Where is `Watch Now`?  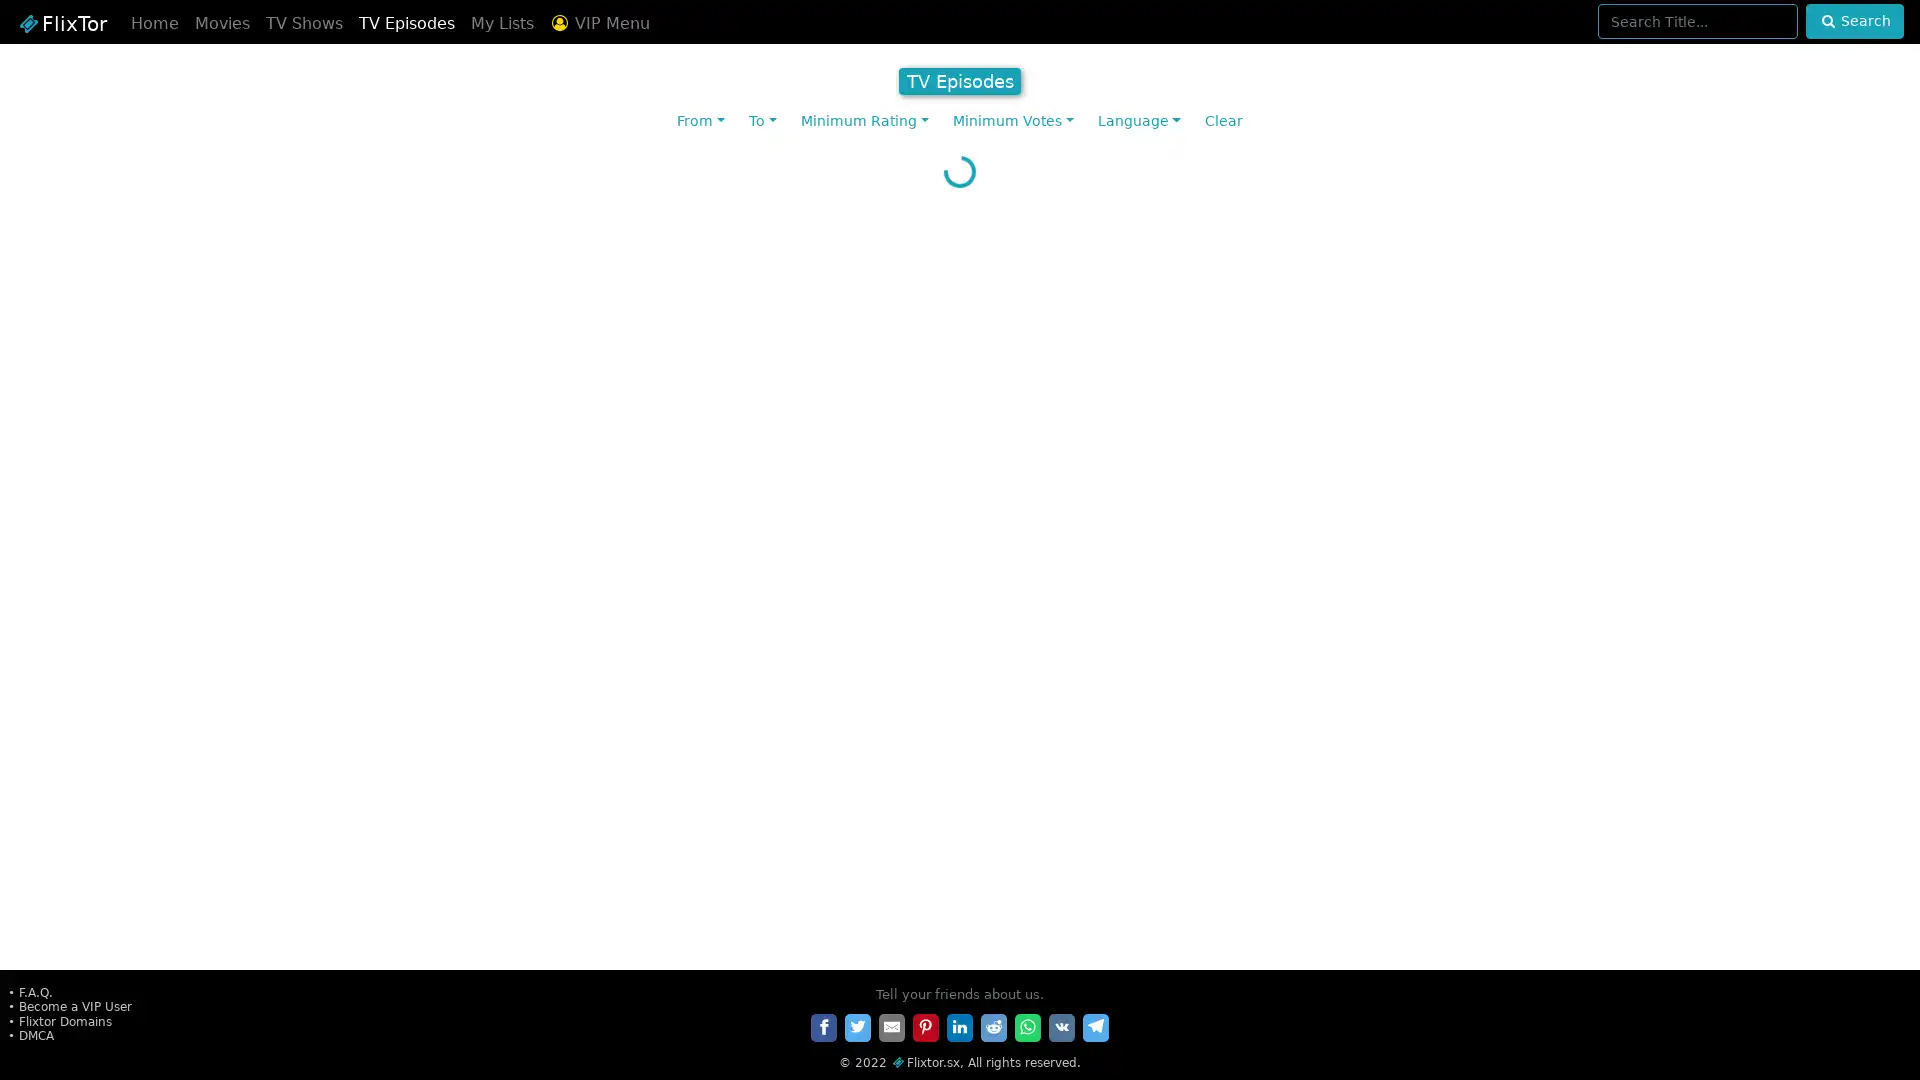
Watch Now is located at coordinates (1757, 438).